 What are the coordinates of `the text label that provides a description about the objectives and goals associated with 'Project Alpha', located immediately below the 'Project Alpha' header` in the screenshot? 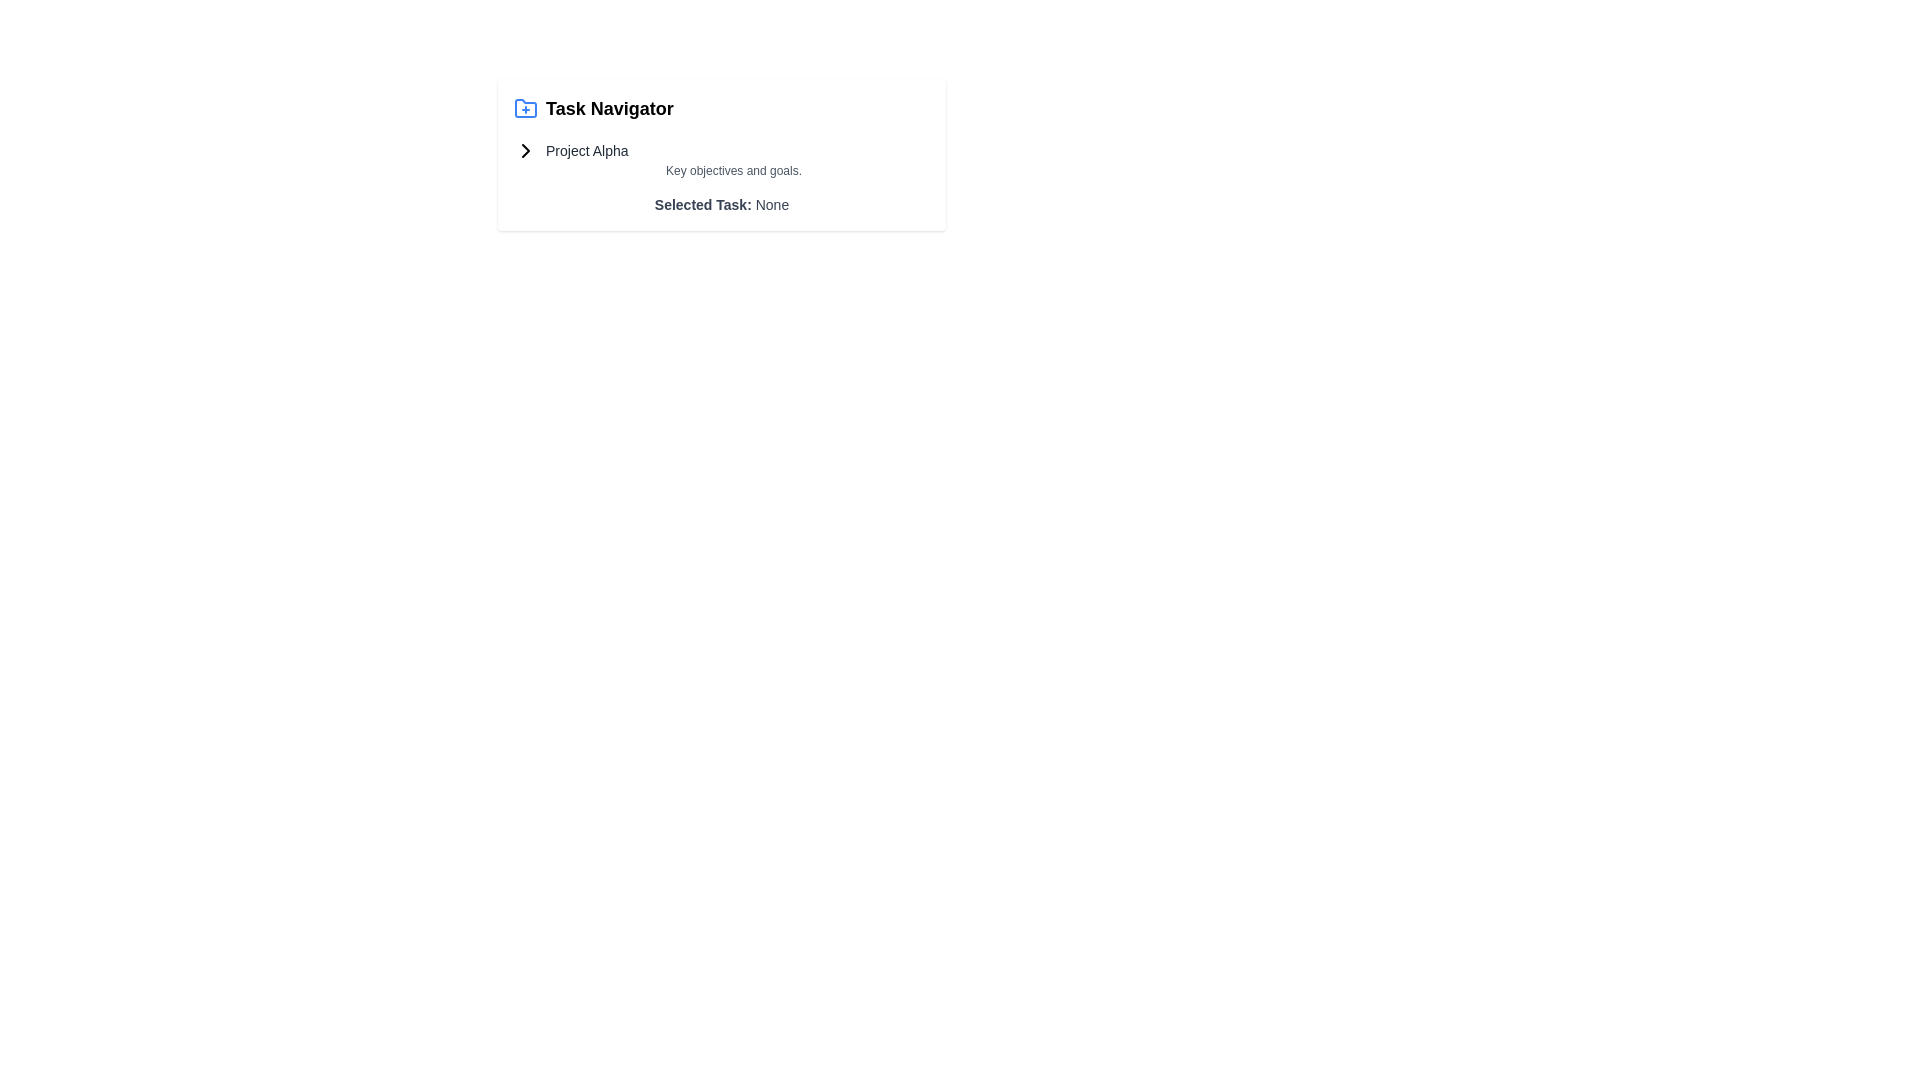 It's located at (733, 169).